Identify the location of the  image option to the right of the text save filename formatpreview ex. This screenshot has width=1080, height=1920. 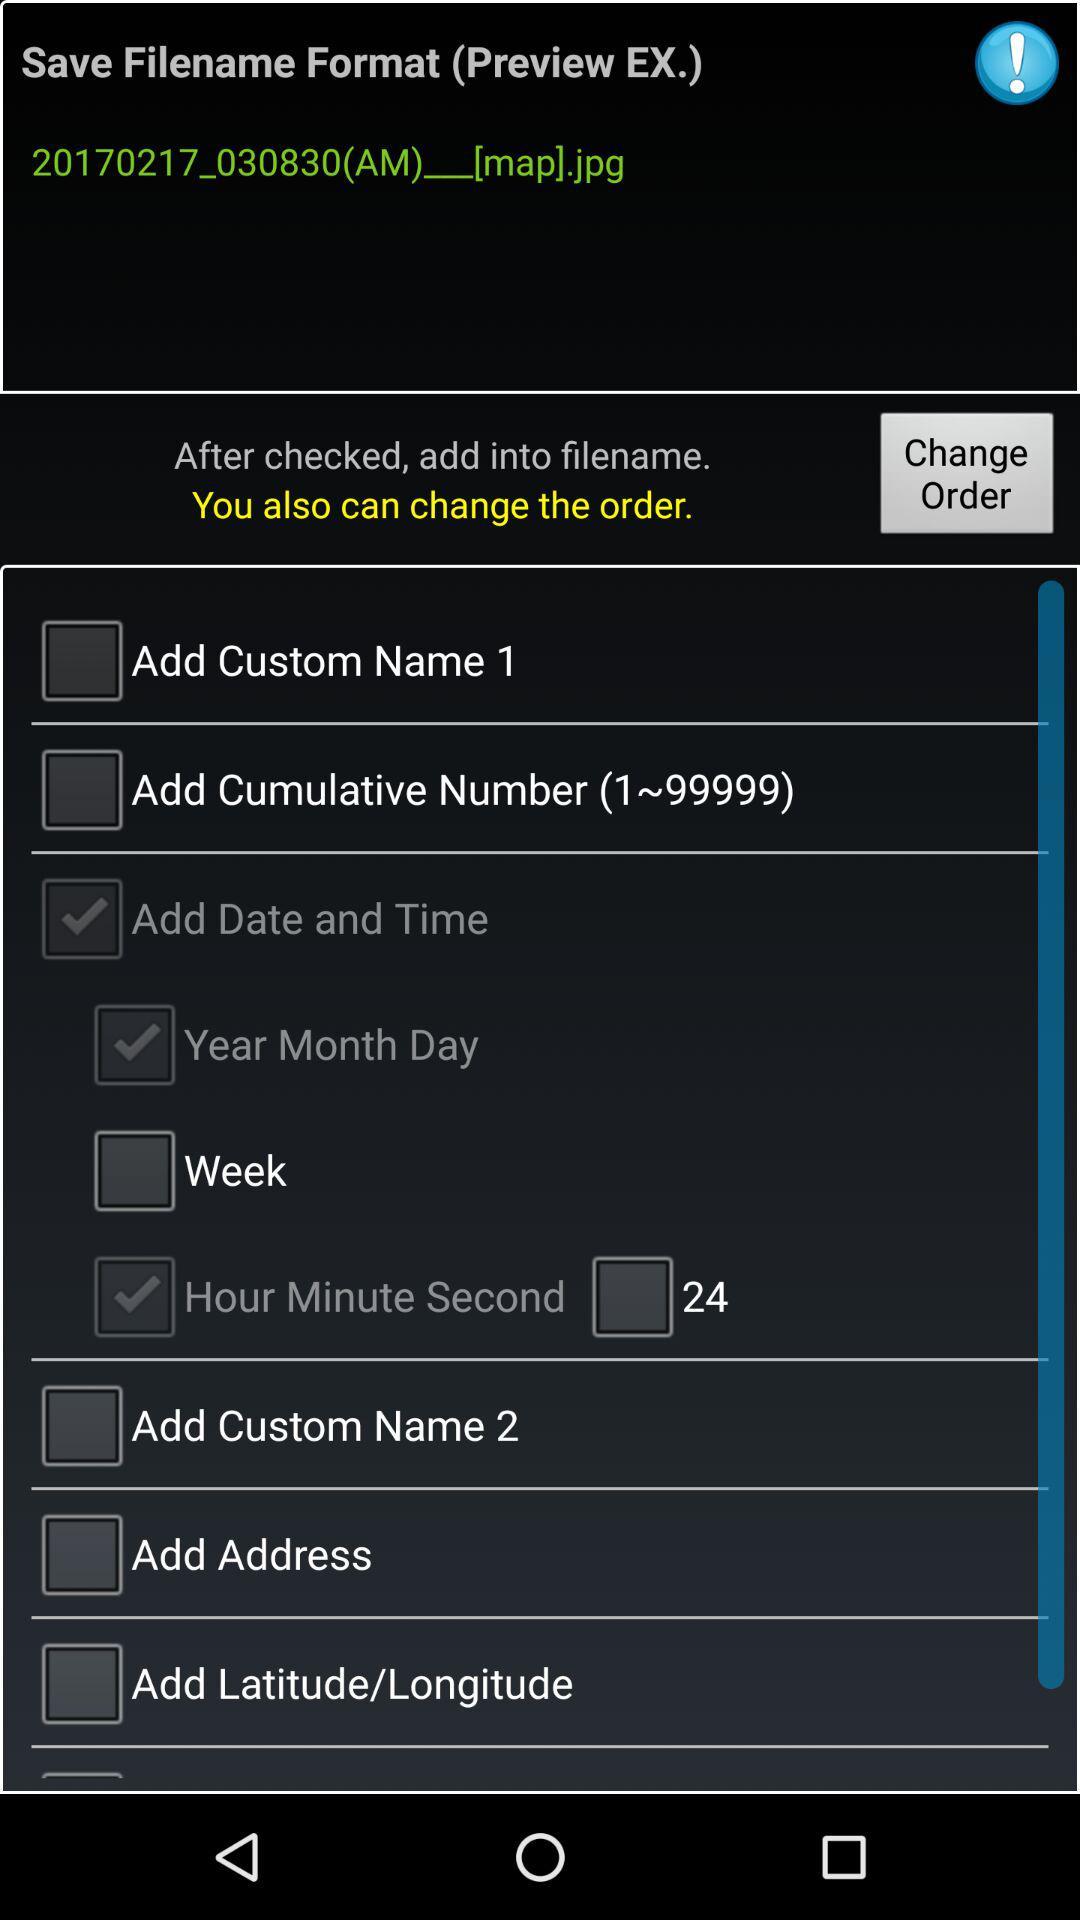
(1017, 62).